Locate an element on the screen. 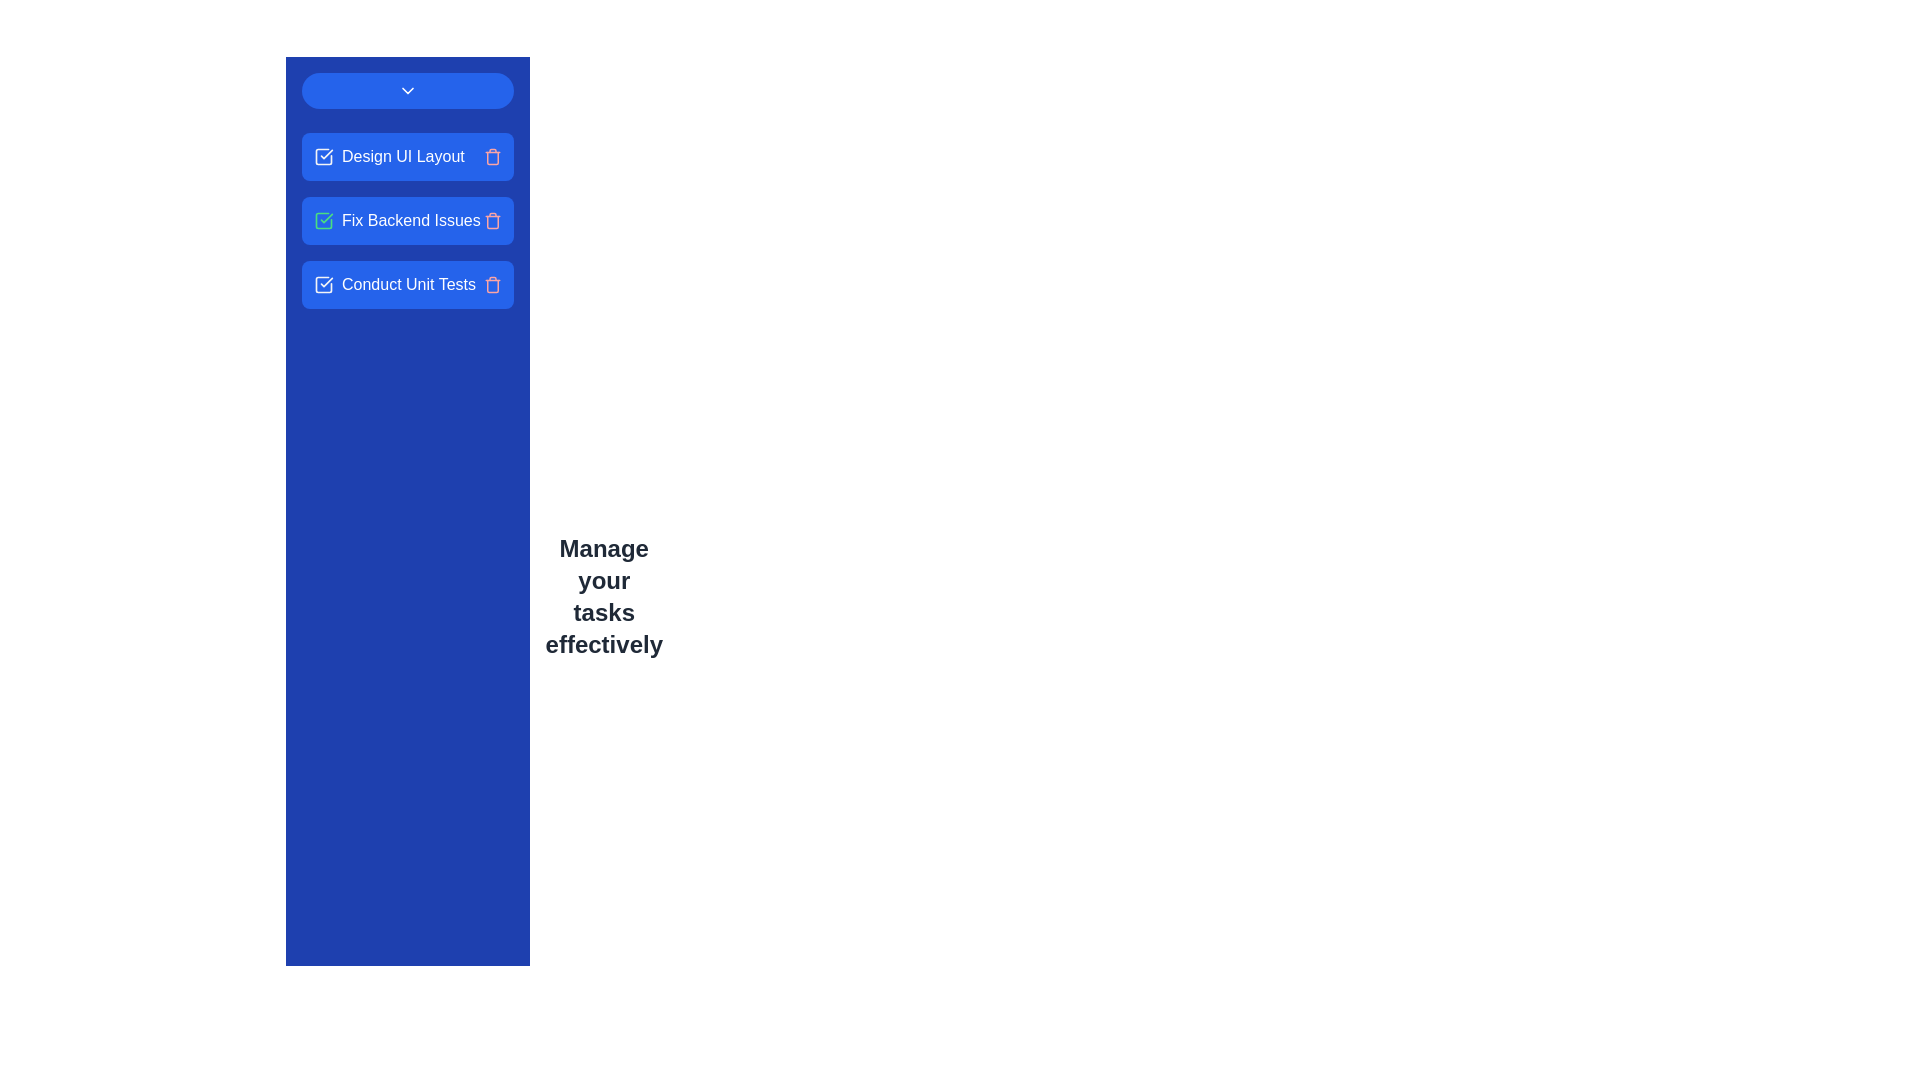 The width and height of the screenshot is (1920, 1080). the downwards-pointing chevron icon on the light blue button to interact with the dropdown menu is located at coordinates (406, 91).